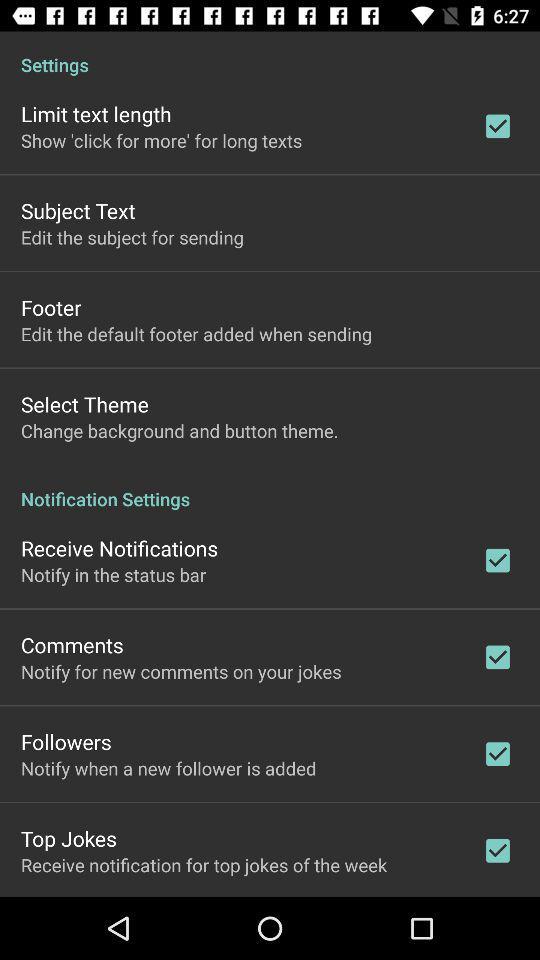  What do you see at coordinates (95, 114) in the screenshot?
I see `app above show click for app` at bounding box center [95, 114].